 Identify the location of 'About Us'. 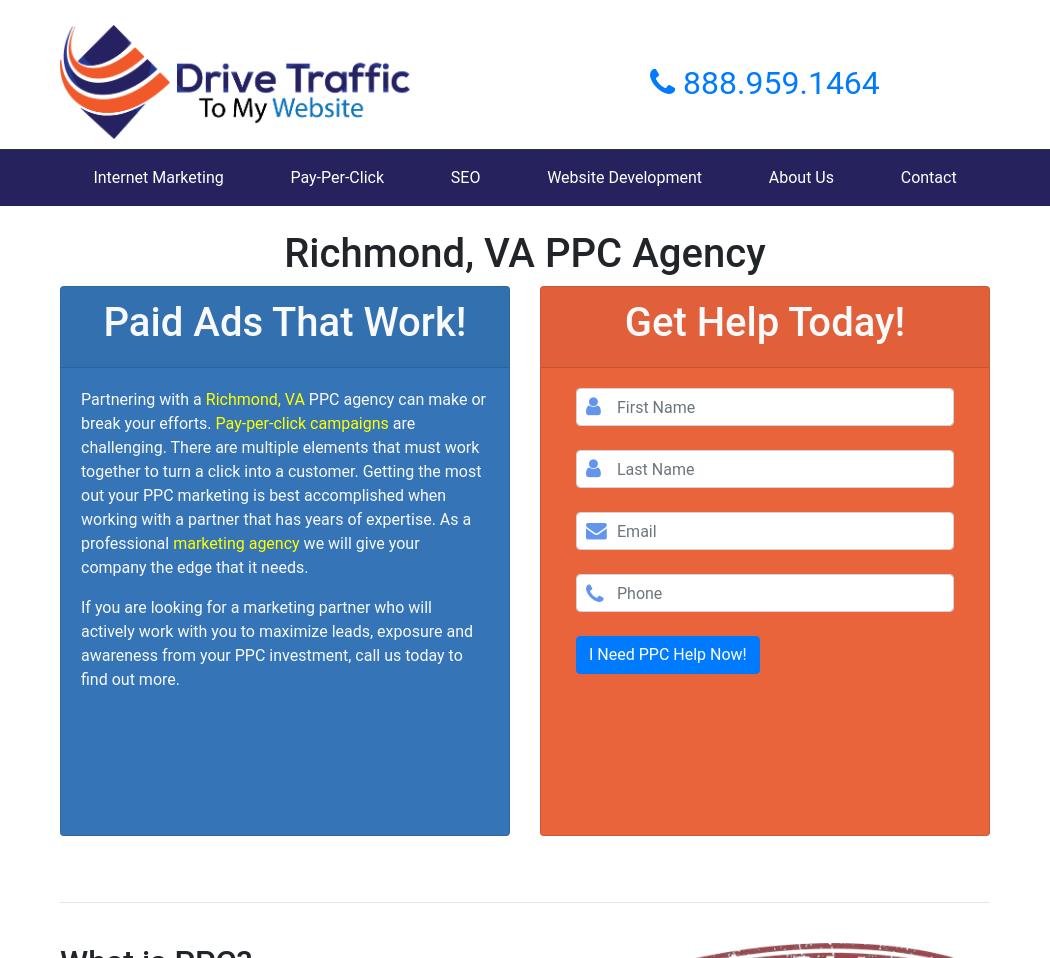
(799, 176).